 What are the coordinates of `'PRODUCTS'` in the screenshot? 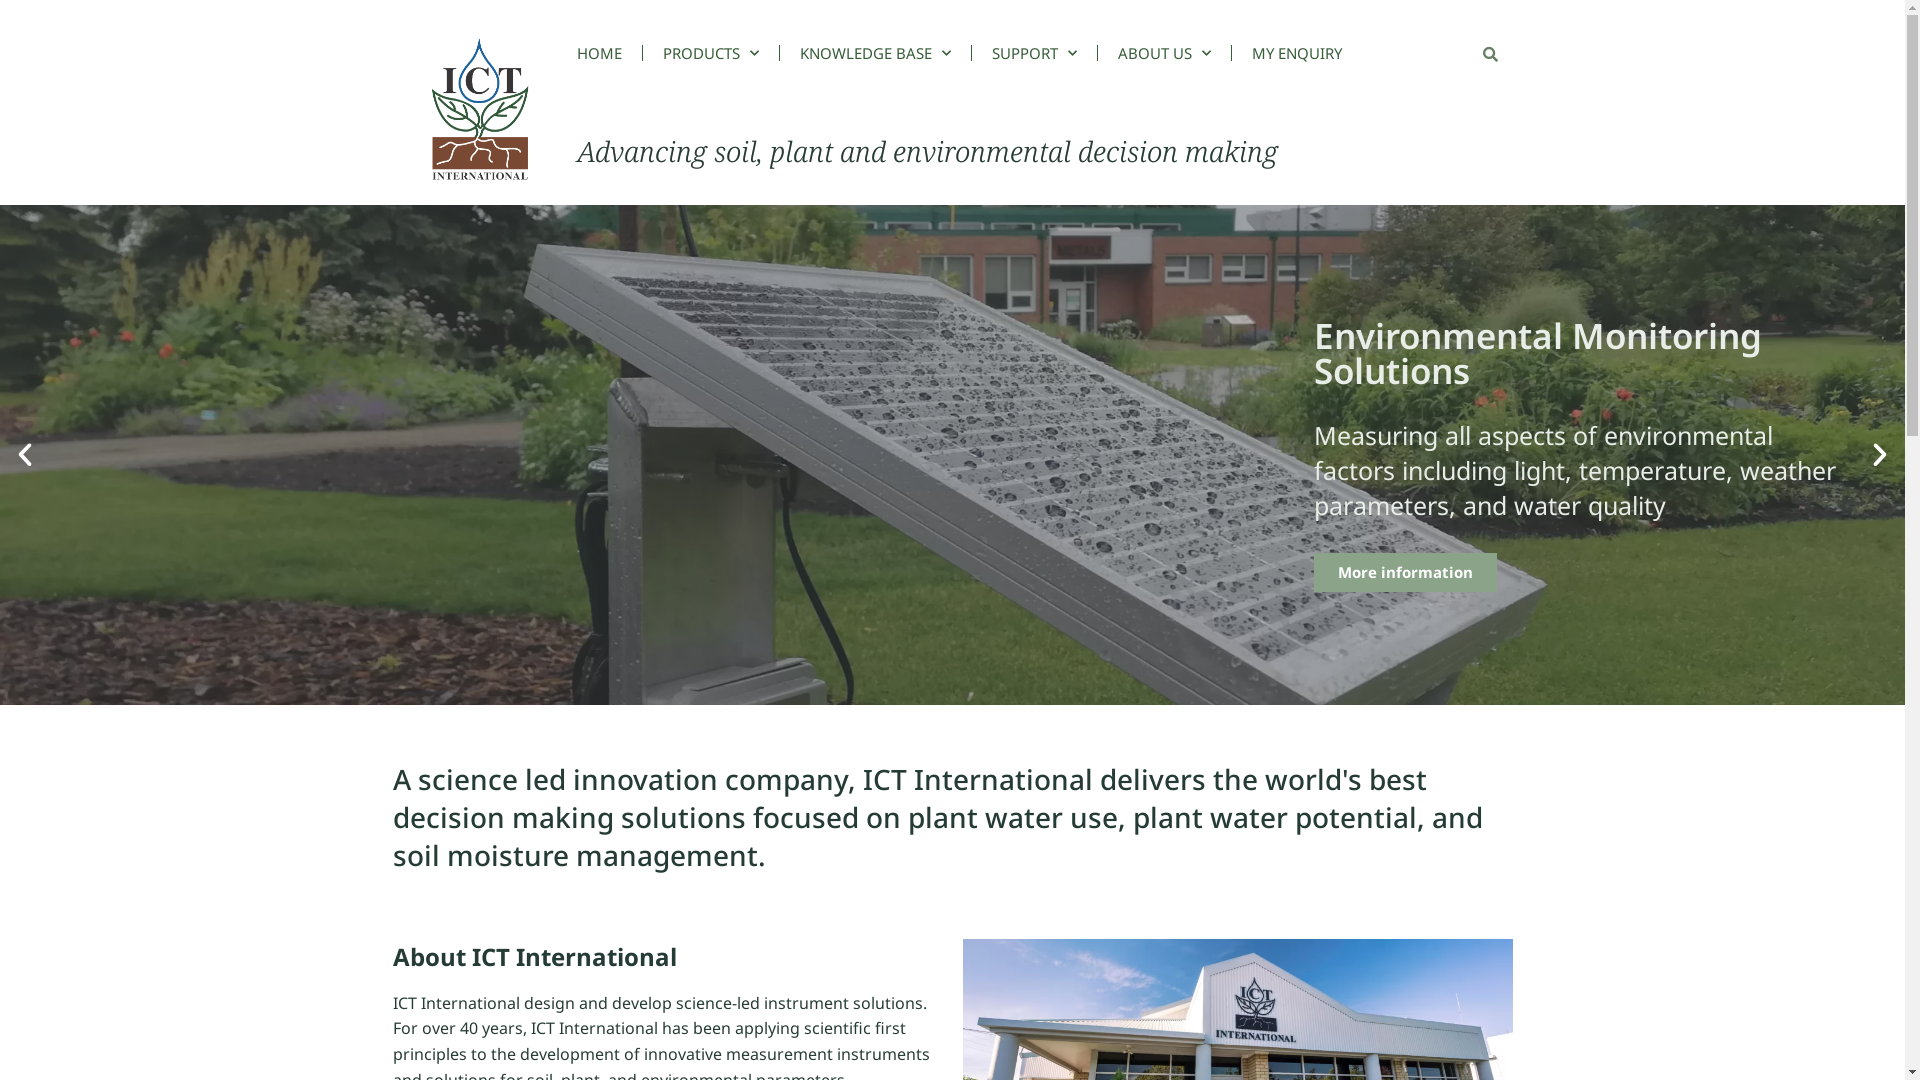 It's located at (710, 52).